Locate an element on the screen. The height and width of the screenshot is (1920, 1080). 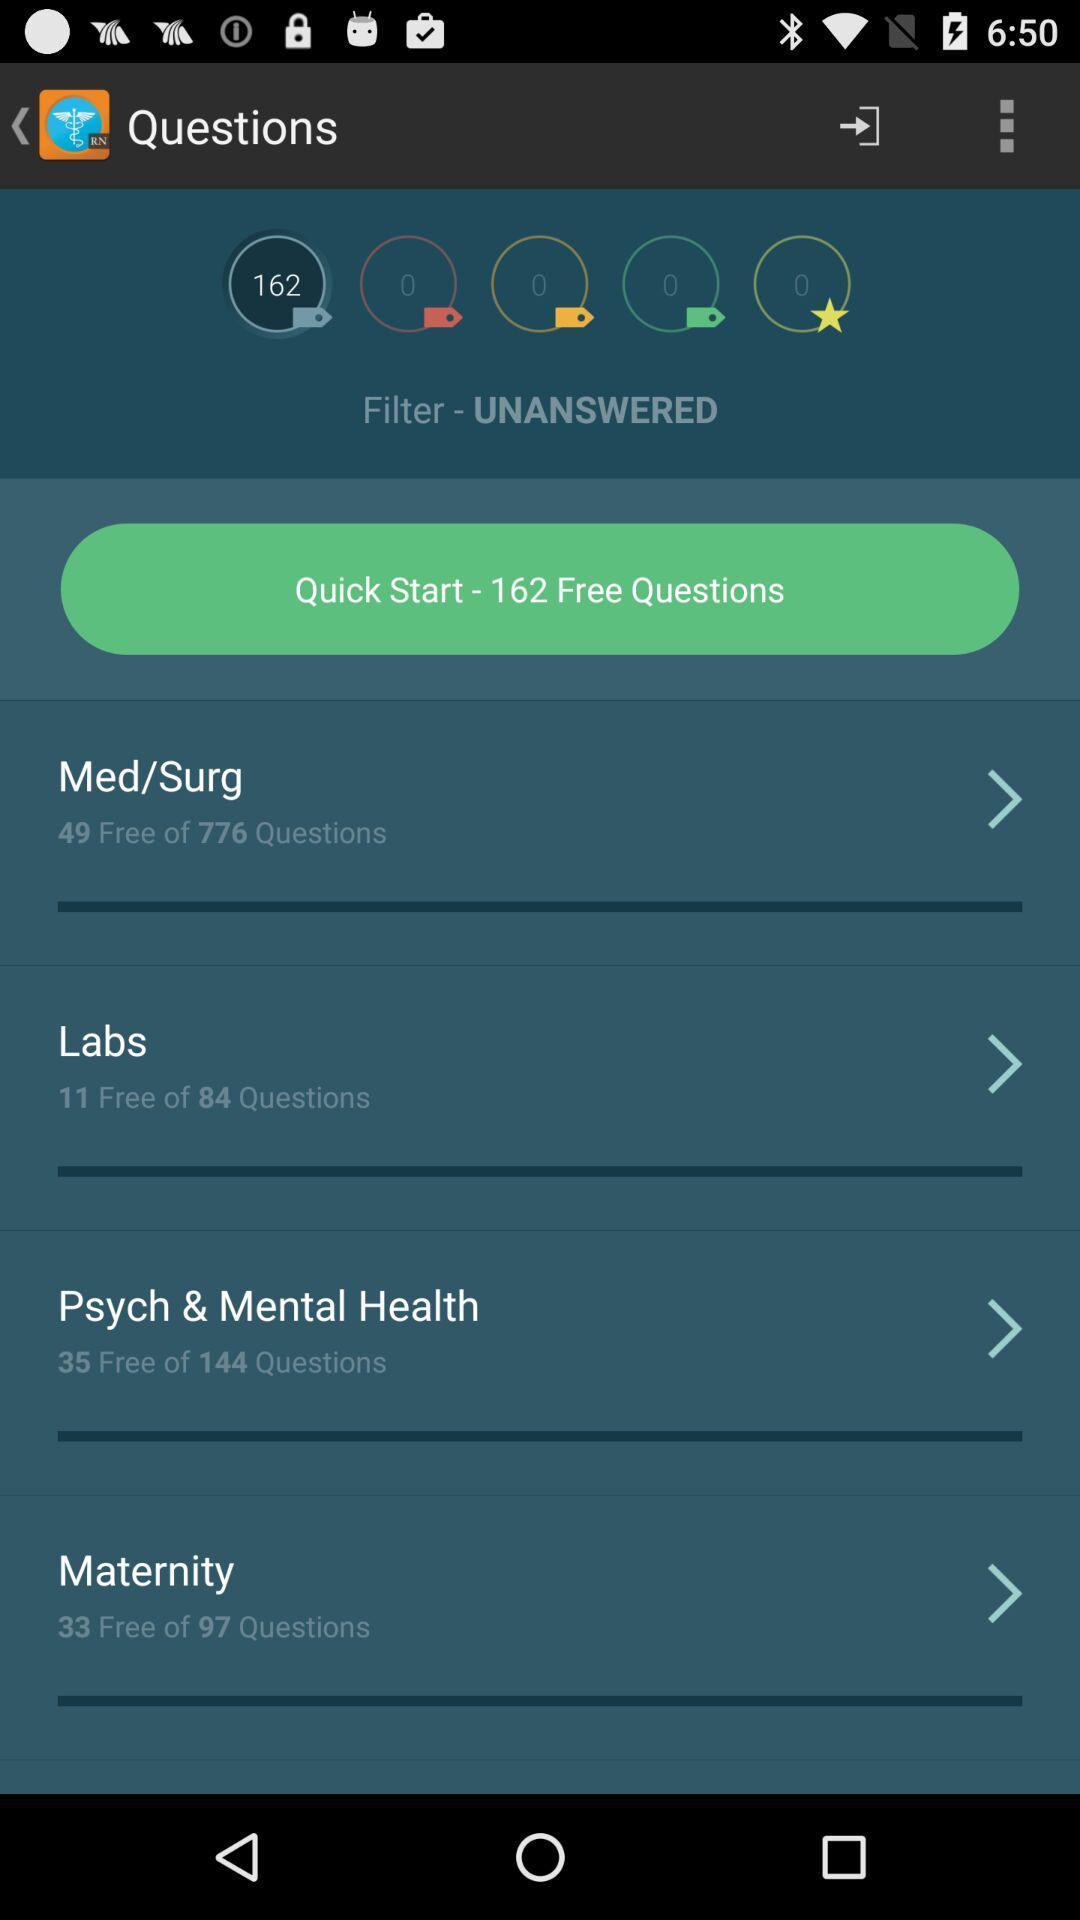
the icon below the filter - unanswered is located at coordinates (540, 588).